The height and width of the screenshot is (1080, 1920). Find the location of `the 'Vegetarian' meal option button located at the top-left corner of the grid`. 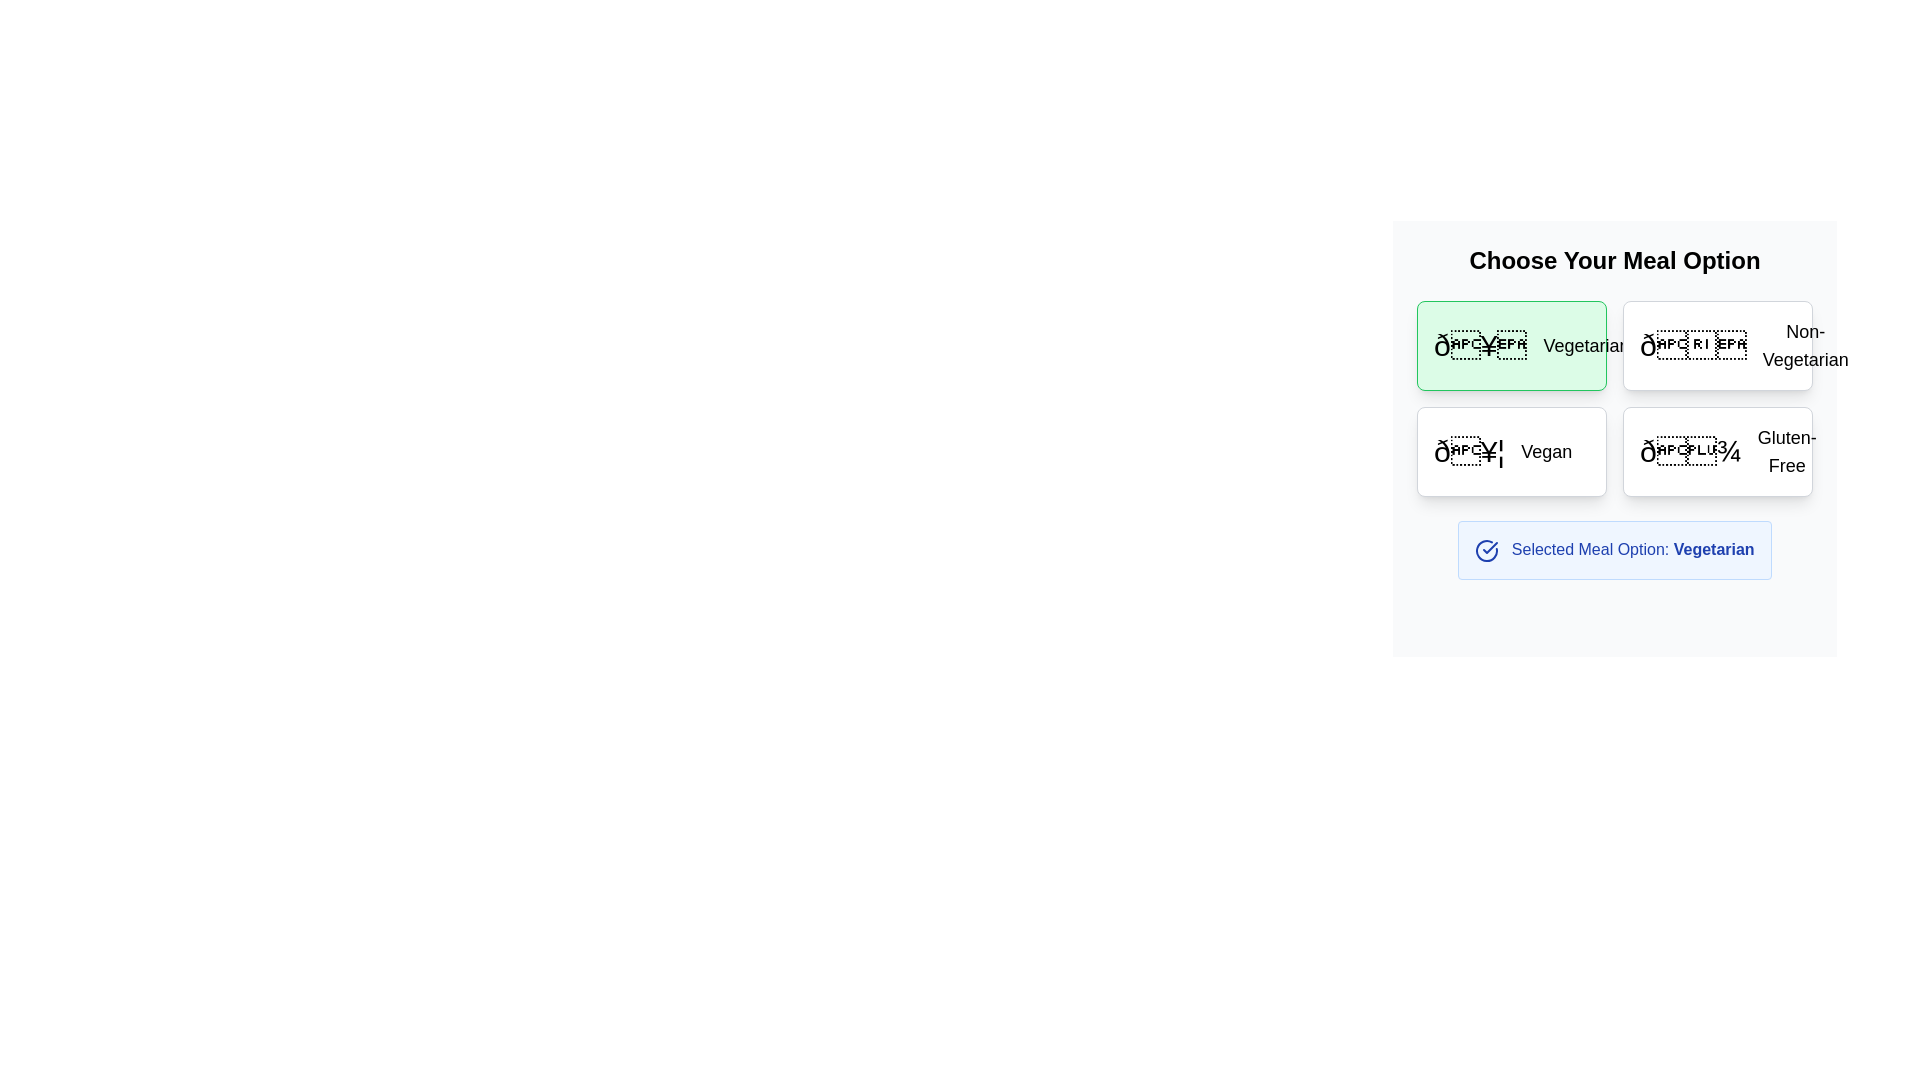

the 'Vegetarian' meal option button located at the top-left corner of the grid is located at coordinates (1512, 345).